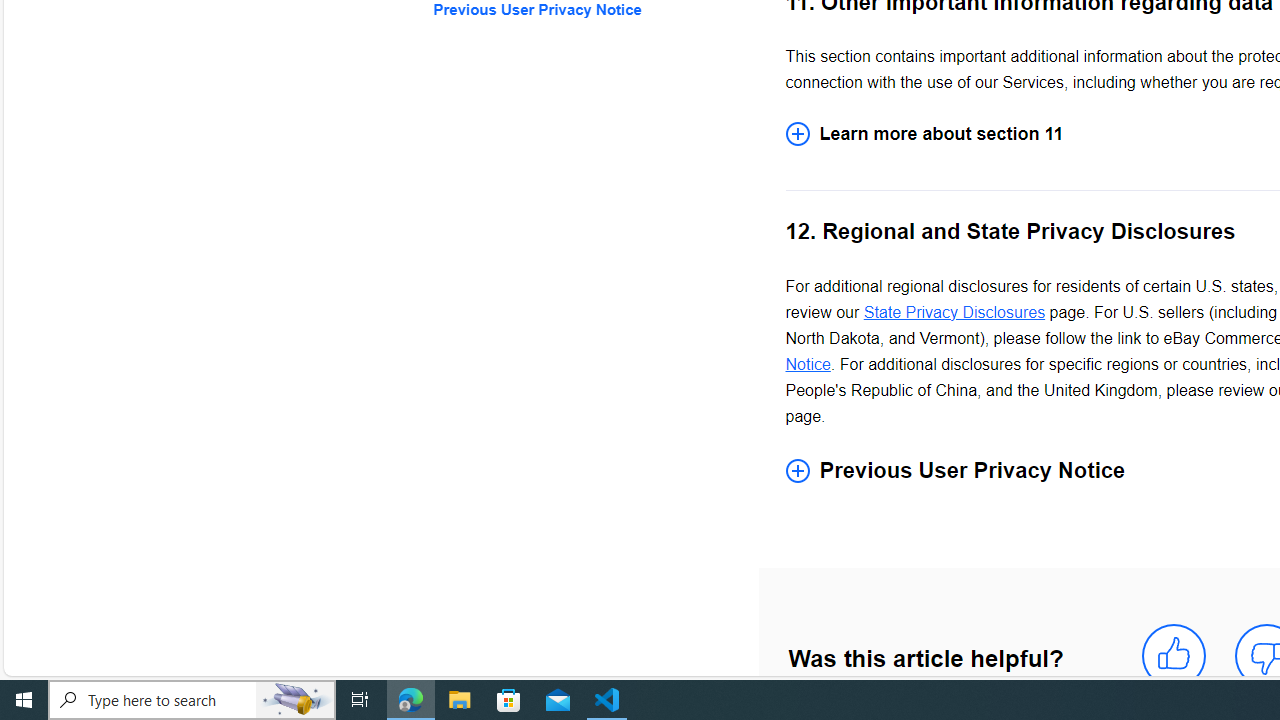  What do you see at coordinates (953, 312) in the screenshot?
I see `'State Privacy Disclosures - opens in new window or tab'` at bounding box center [953, 312].